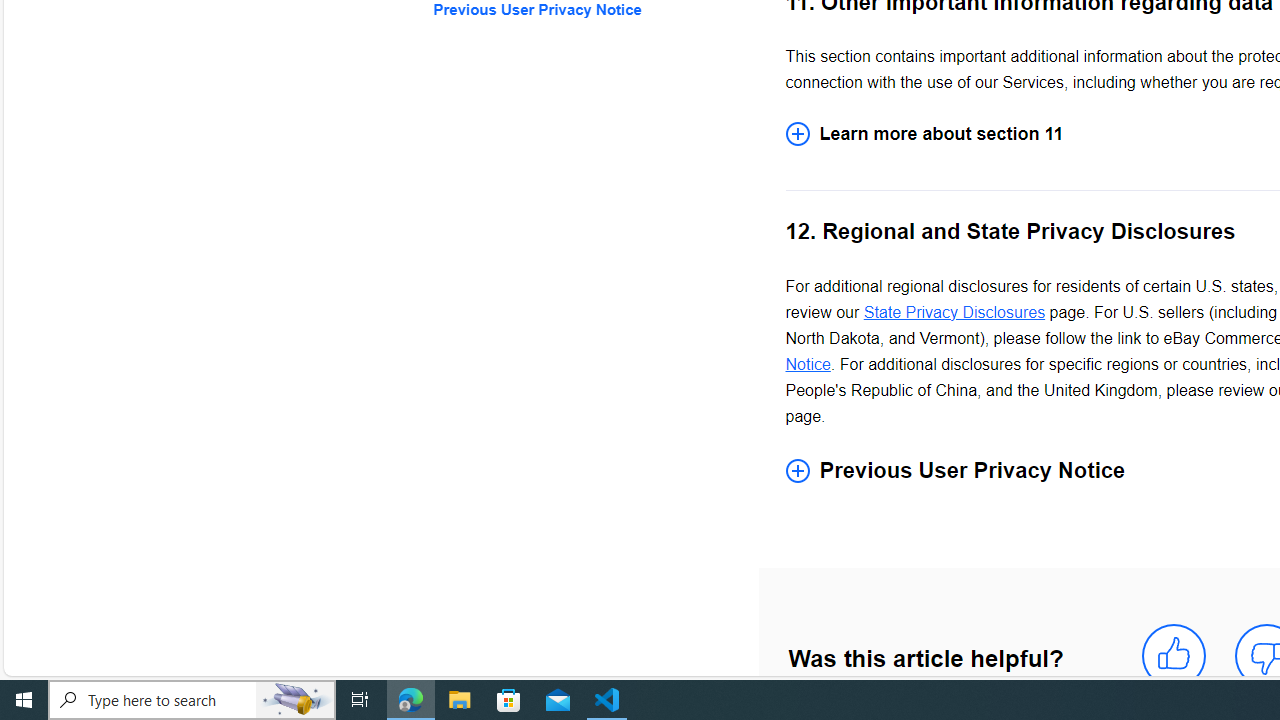  What do you see at coordinates (953, 312) in the screenshot?
I see `'State Privacy Disclosures - opens in new window or tab'` at bounding box center [953, 312].